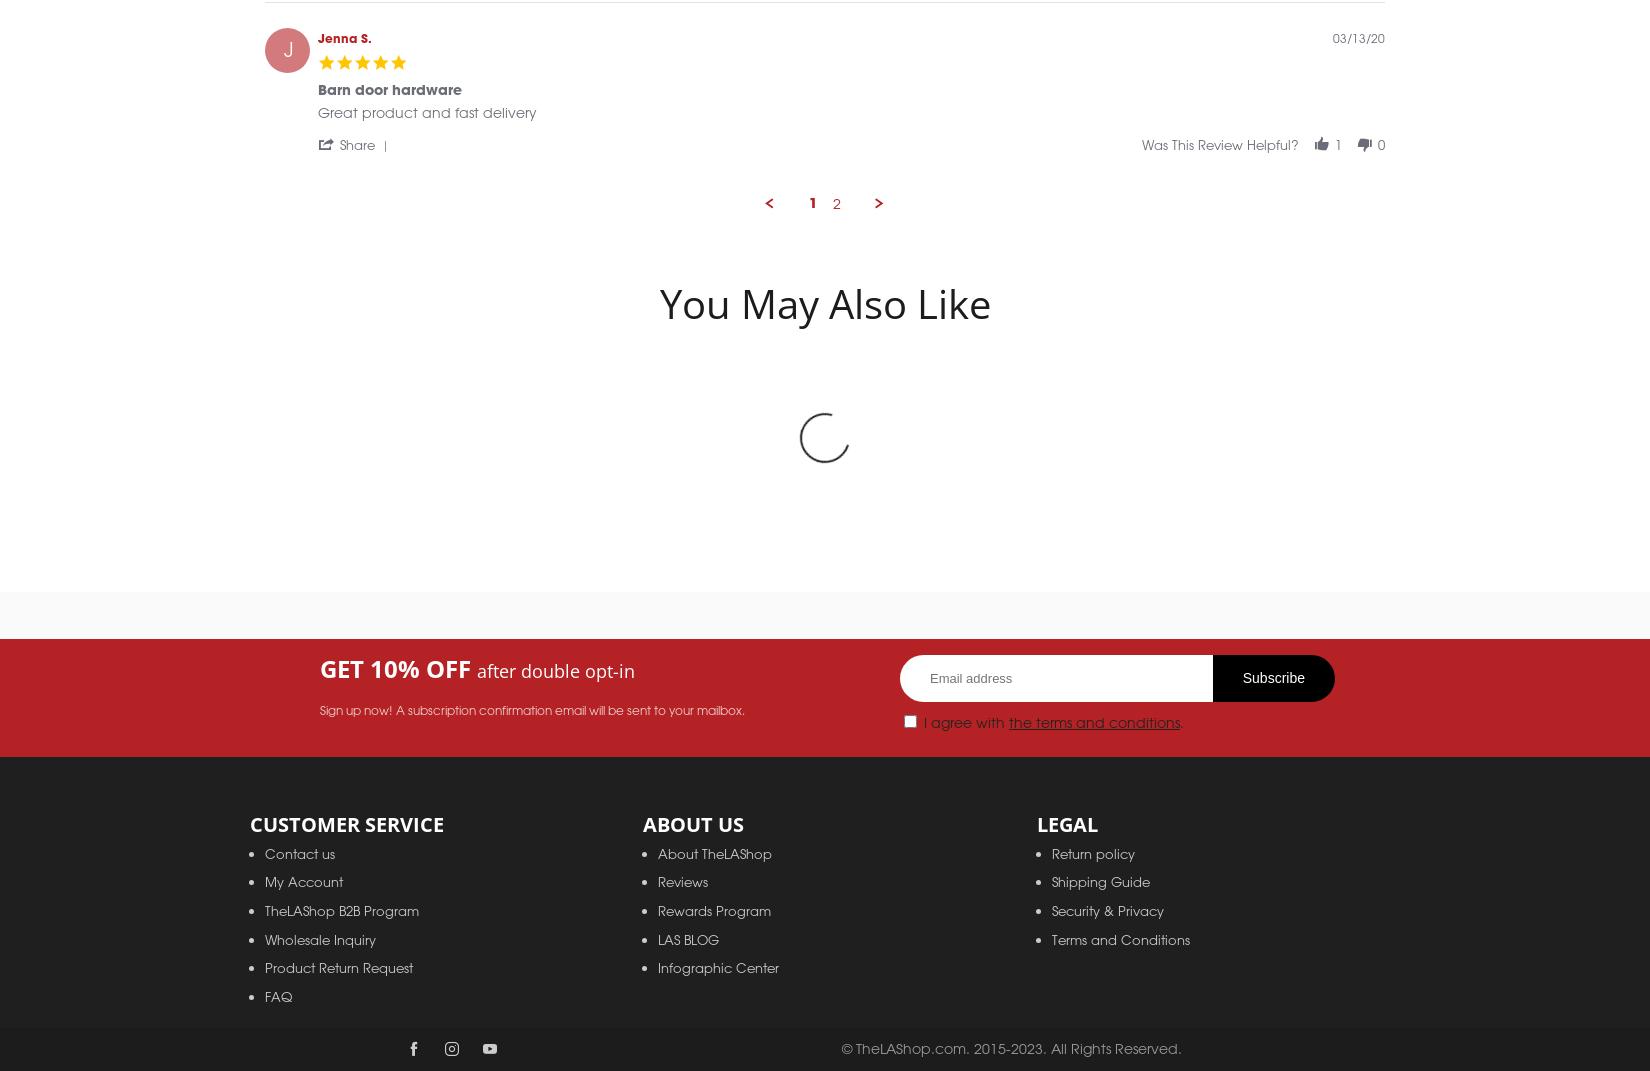 Image resolution: width=1650 pixels, height=1071 pixels. What do you see at coordinates (390, 112) in the screenshot?
I see `'Barn door hardware'` at bounding box center [390, 112].